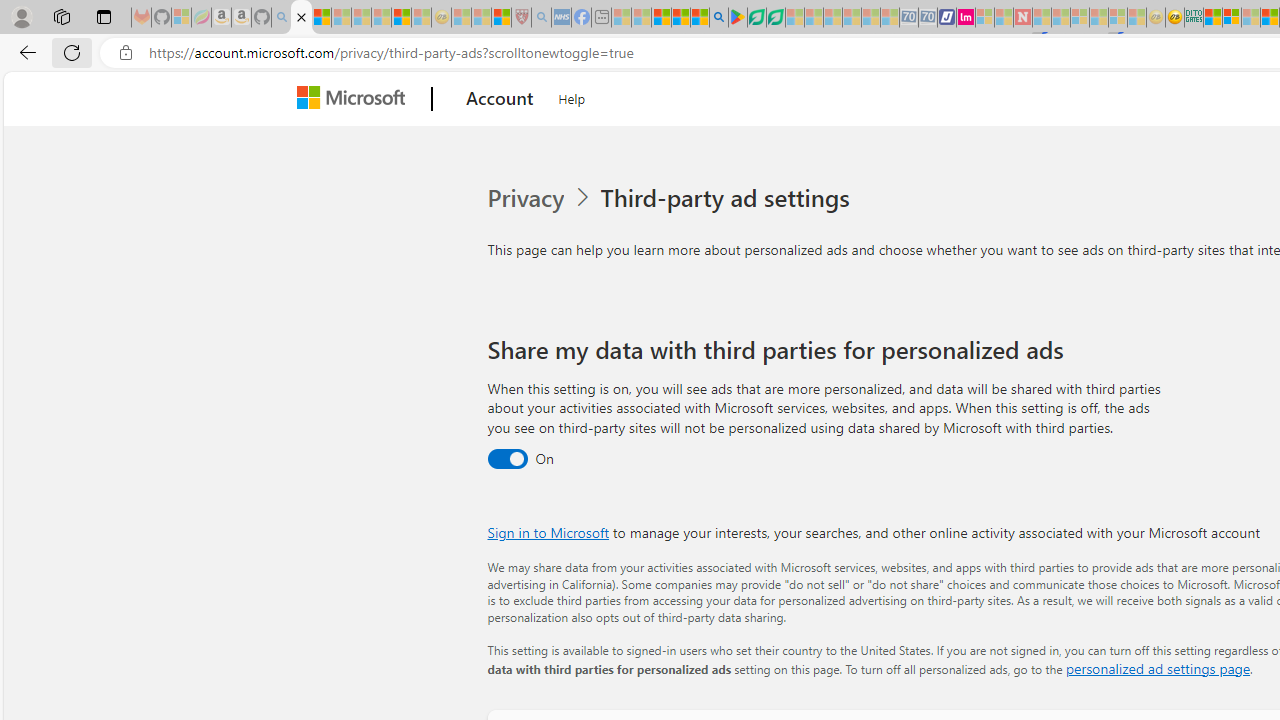 Image resolution: width=1280 pixels, height=720 pixels. What do you see at coordinates (499, 99) in the screenshot?
I see `'Account'` at bounding box center [499, 99].